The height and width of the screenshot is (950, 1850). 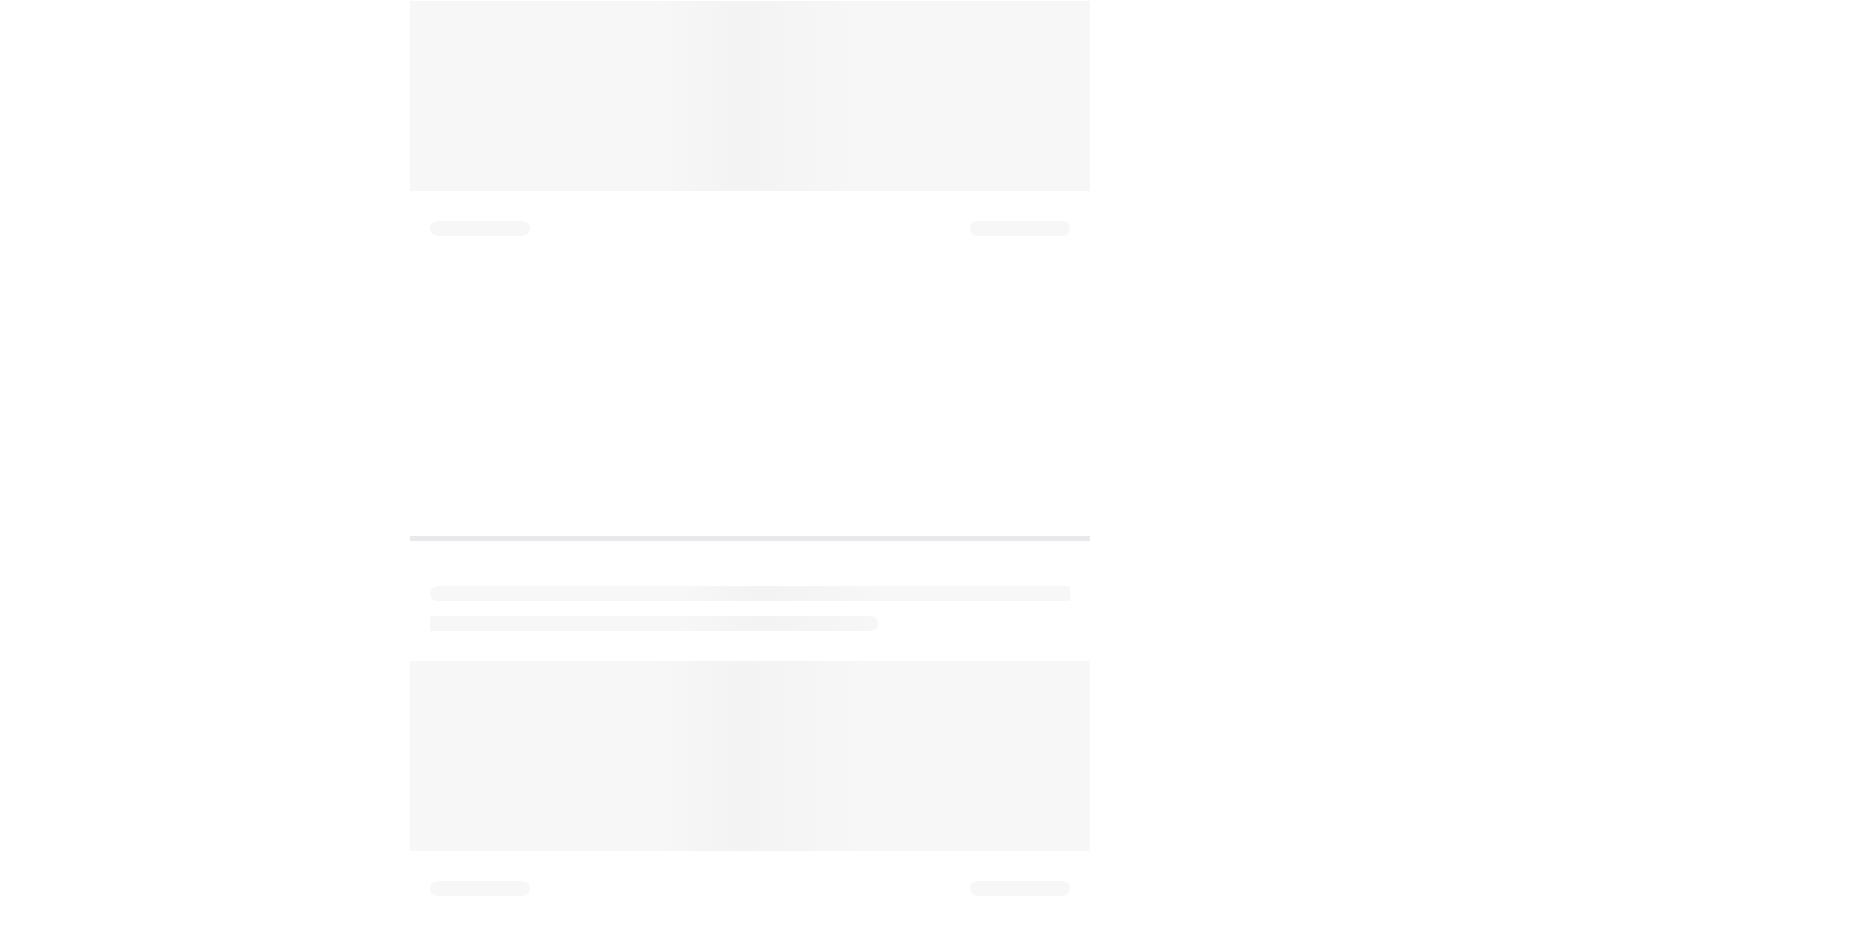 What do you see at coordinates (432, 142) in the screenshot?
I see `'2'` at bounding box center [432, 142].